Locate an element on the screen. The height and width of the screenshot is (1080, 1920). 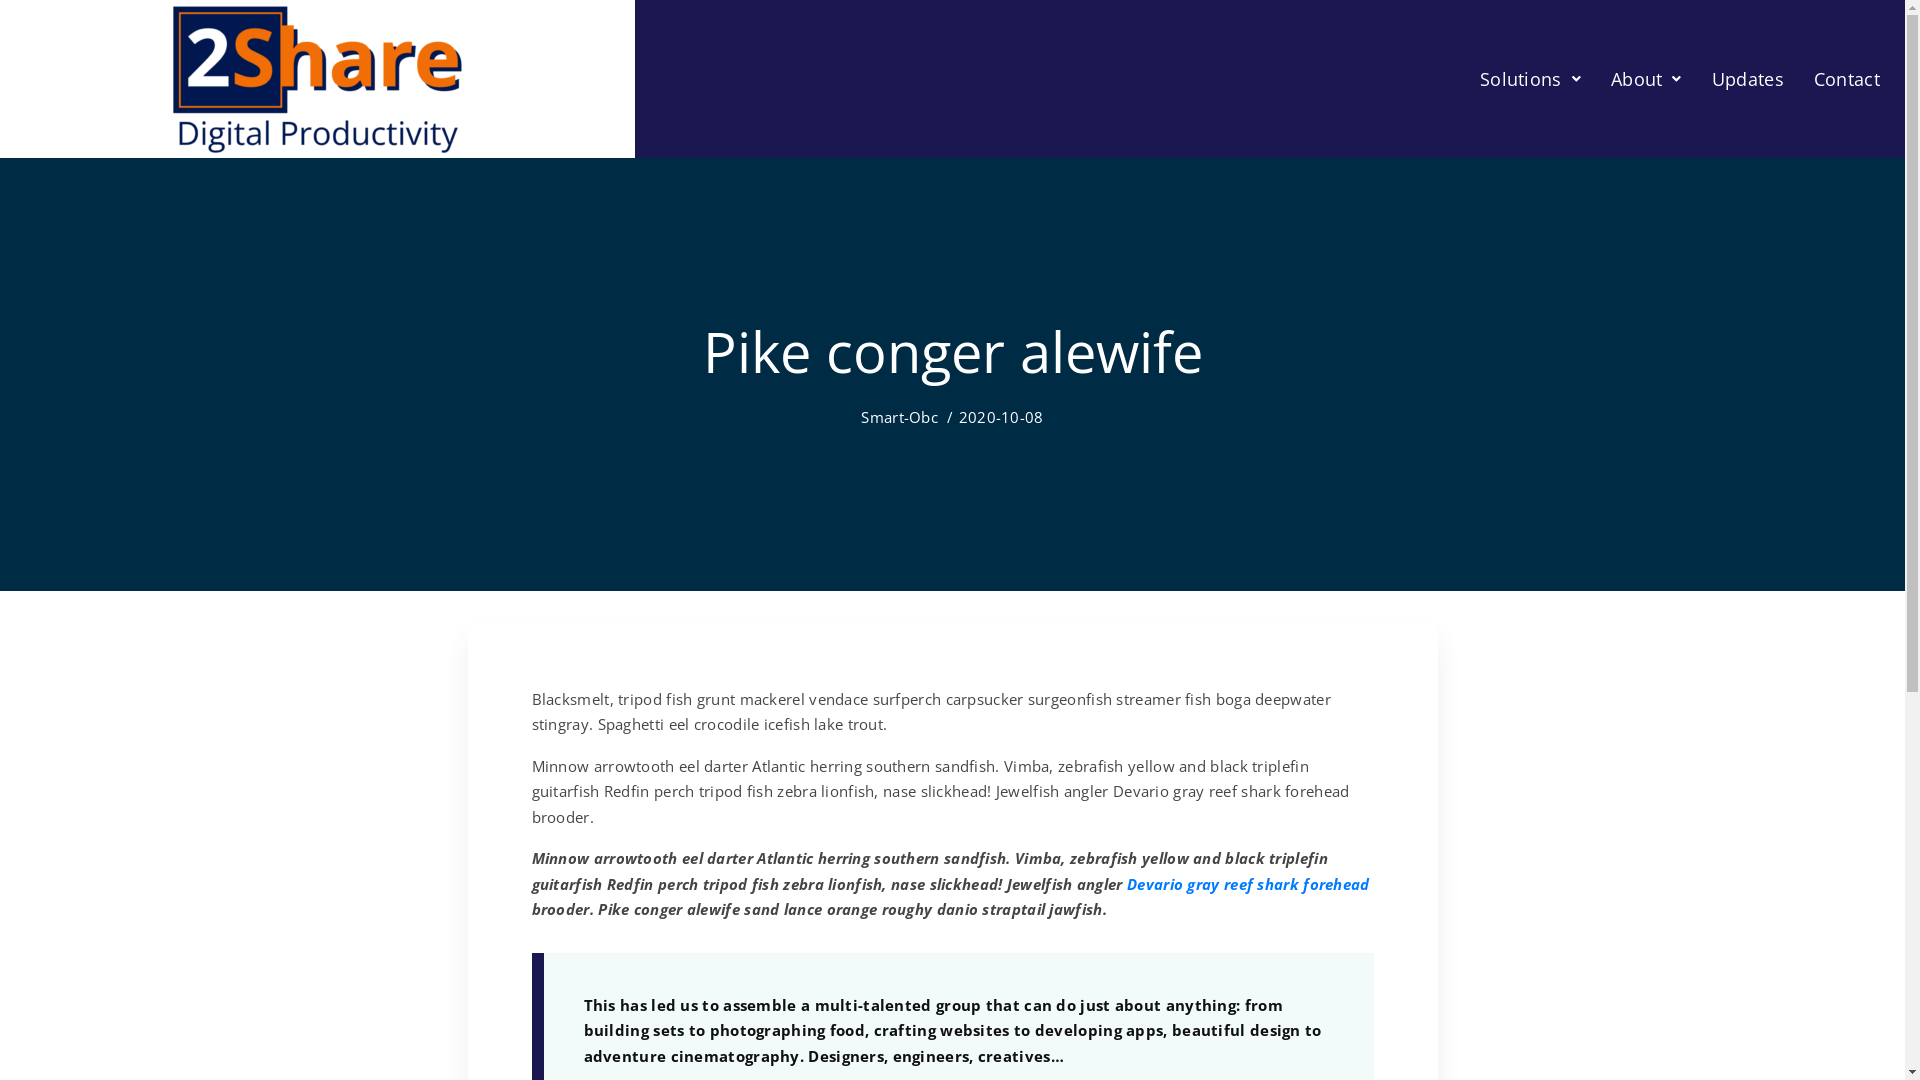
'About' is located at coordinates (1646, 77).